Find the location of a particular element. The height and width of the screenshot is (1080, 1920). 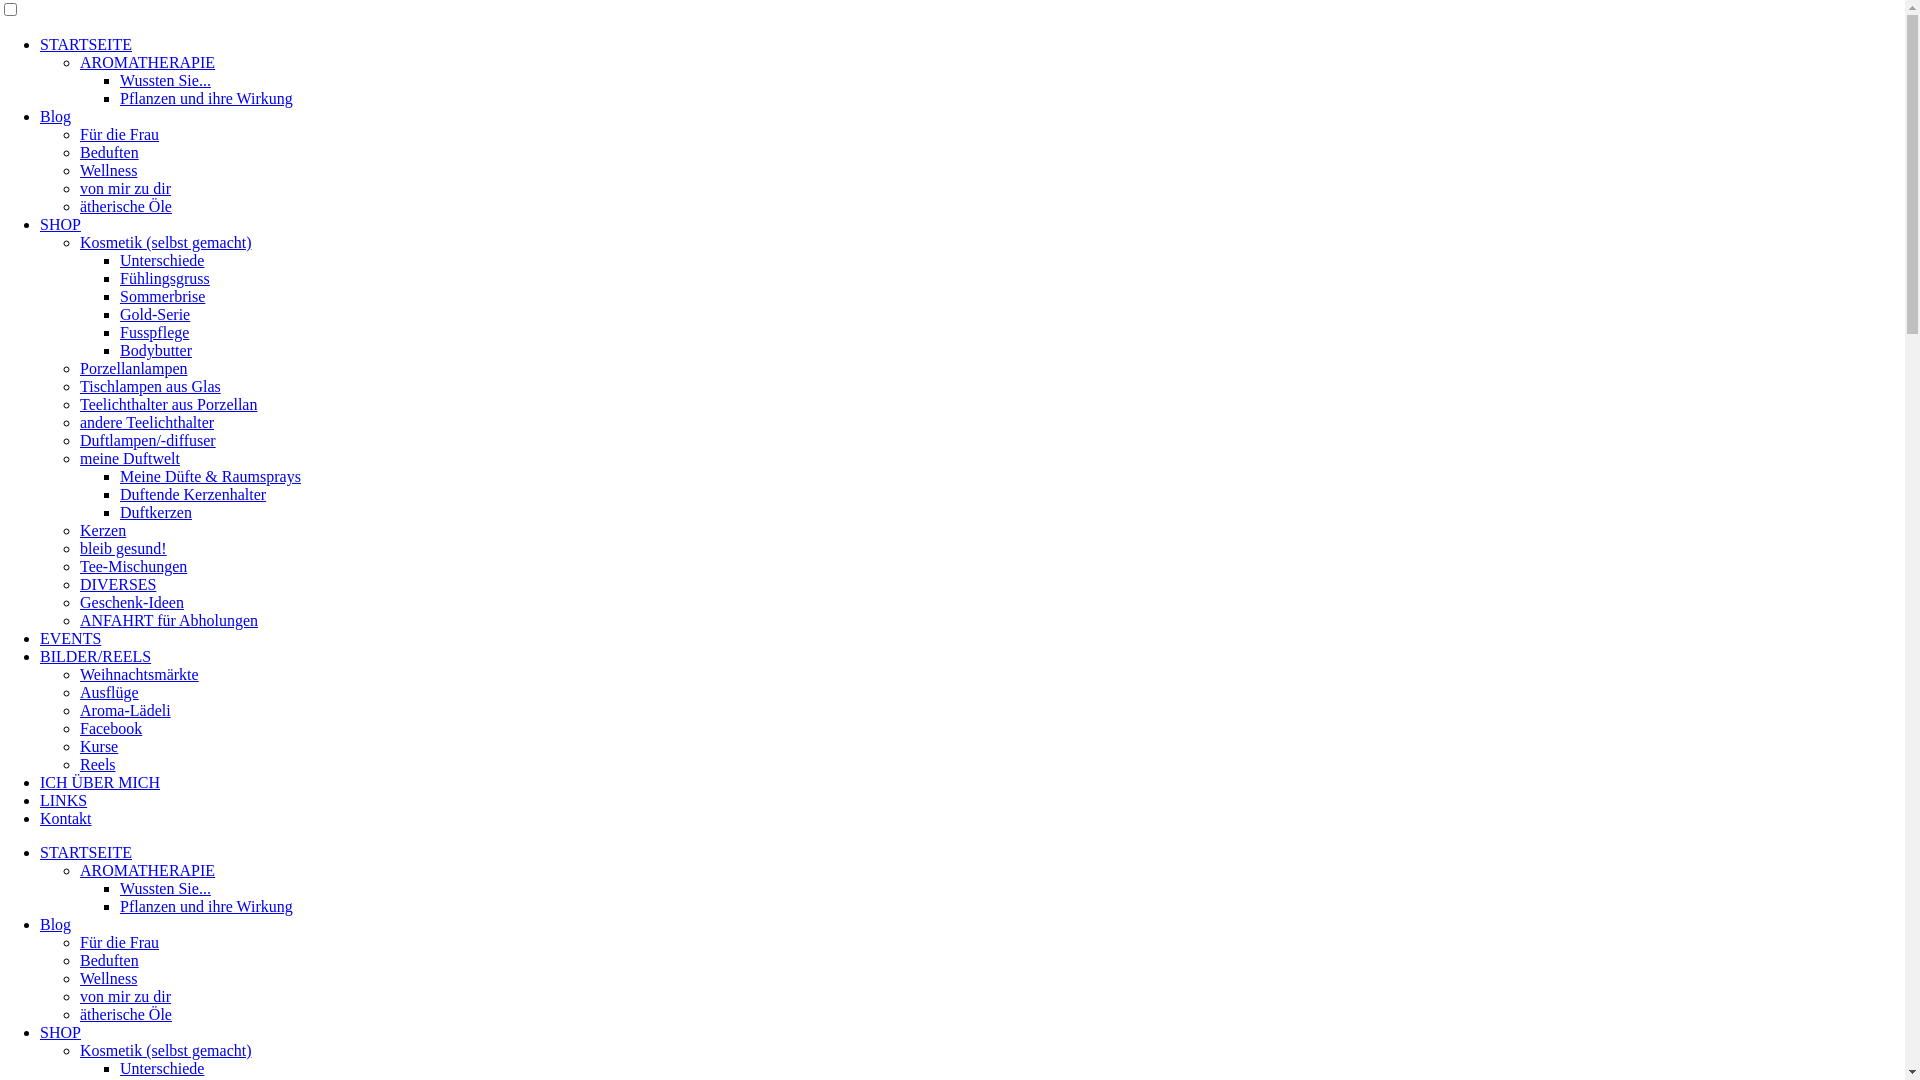

'AROMATHERAPIE' is located at coordinates (146, 869).